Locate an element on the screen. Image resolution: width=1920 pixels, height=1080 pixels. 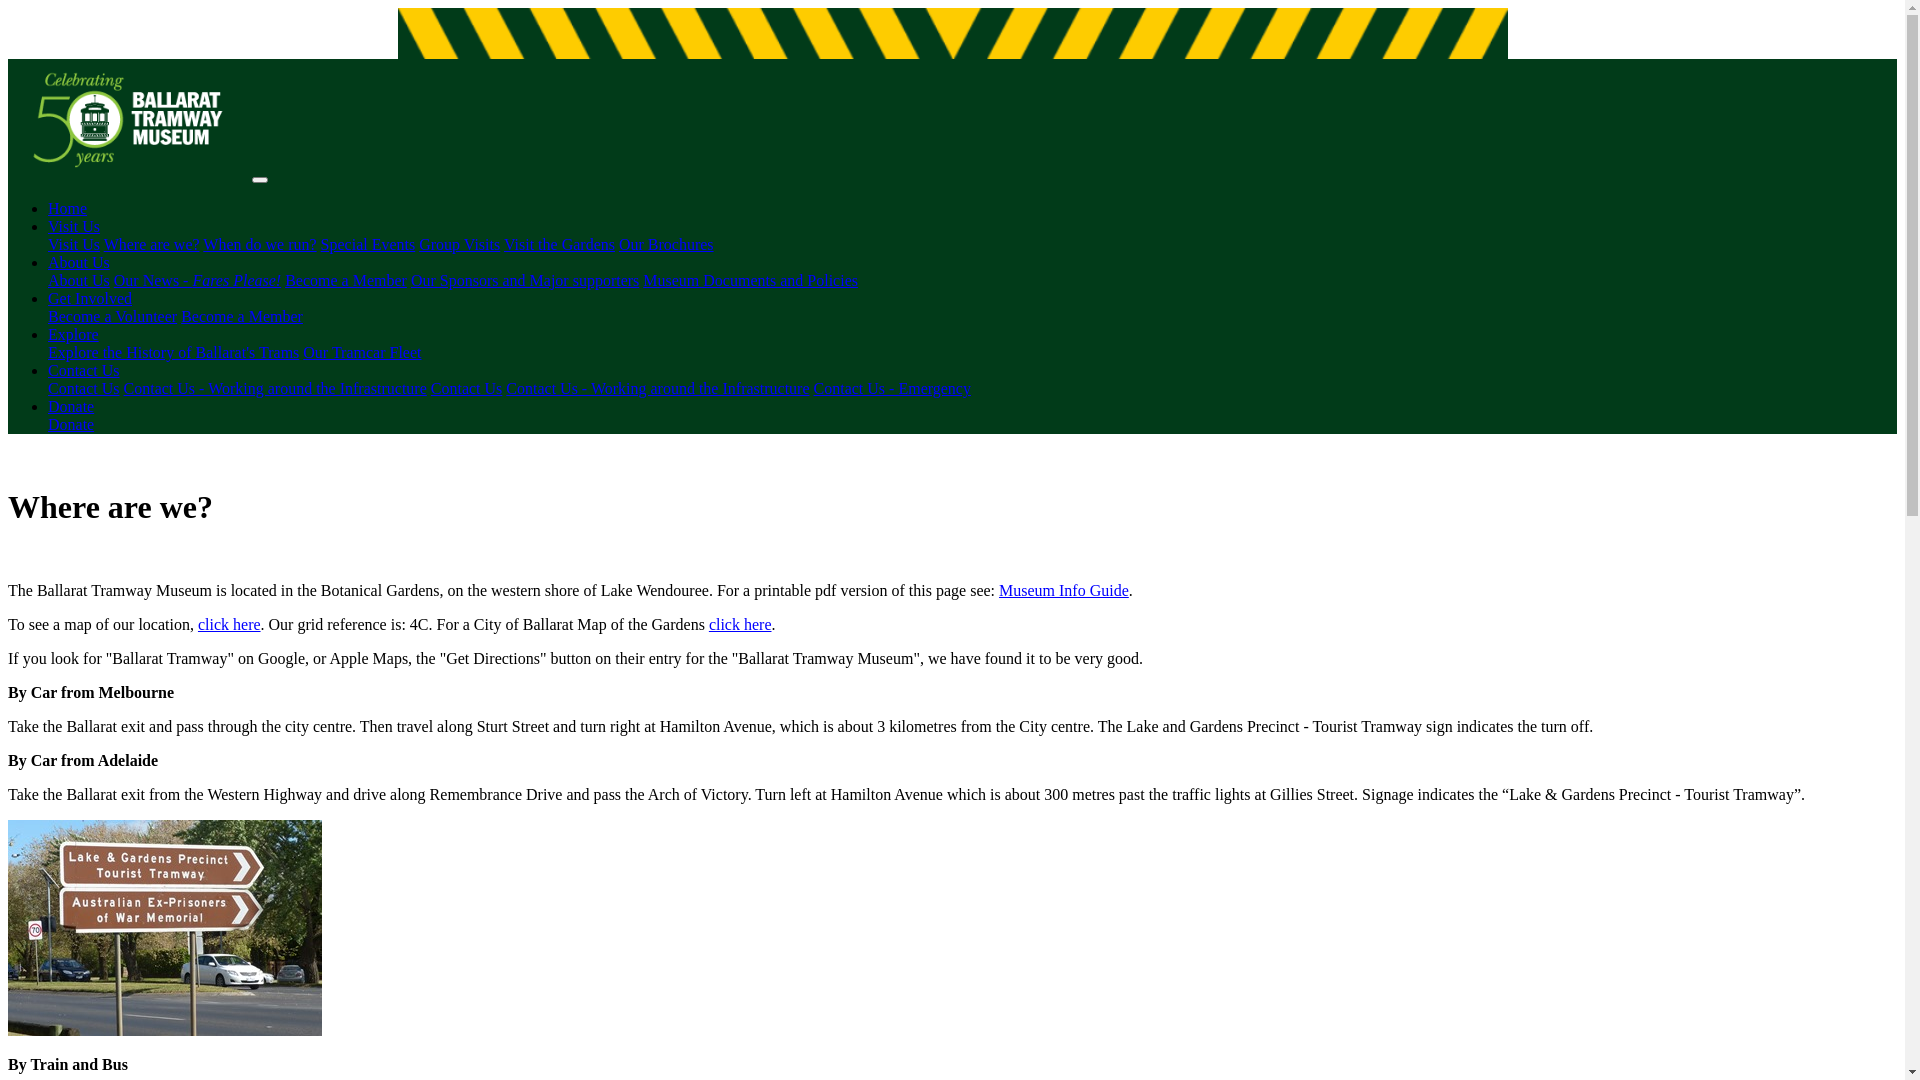
'When do we run?' is located at coordinates (258, 243).